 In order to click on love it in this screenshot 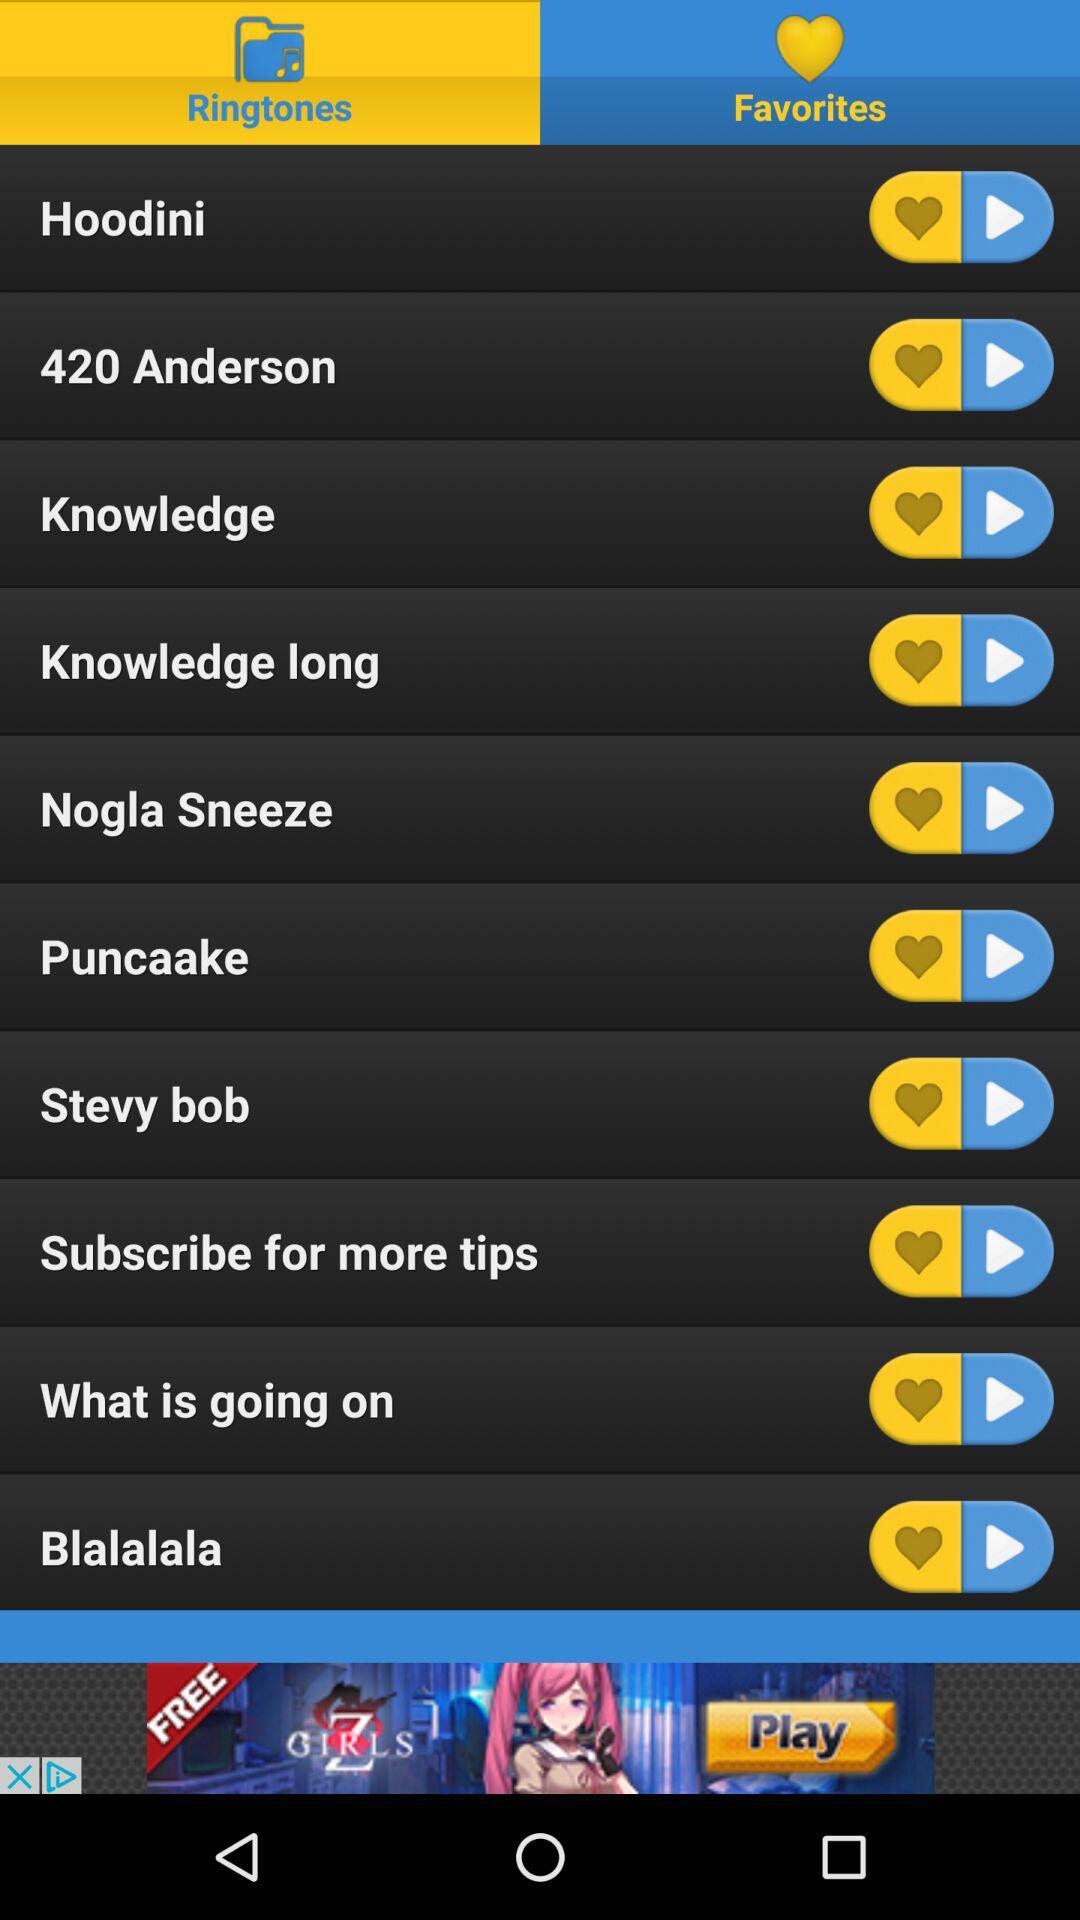, I will do `click(915, 1102)`.